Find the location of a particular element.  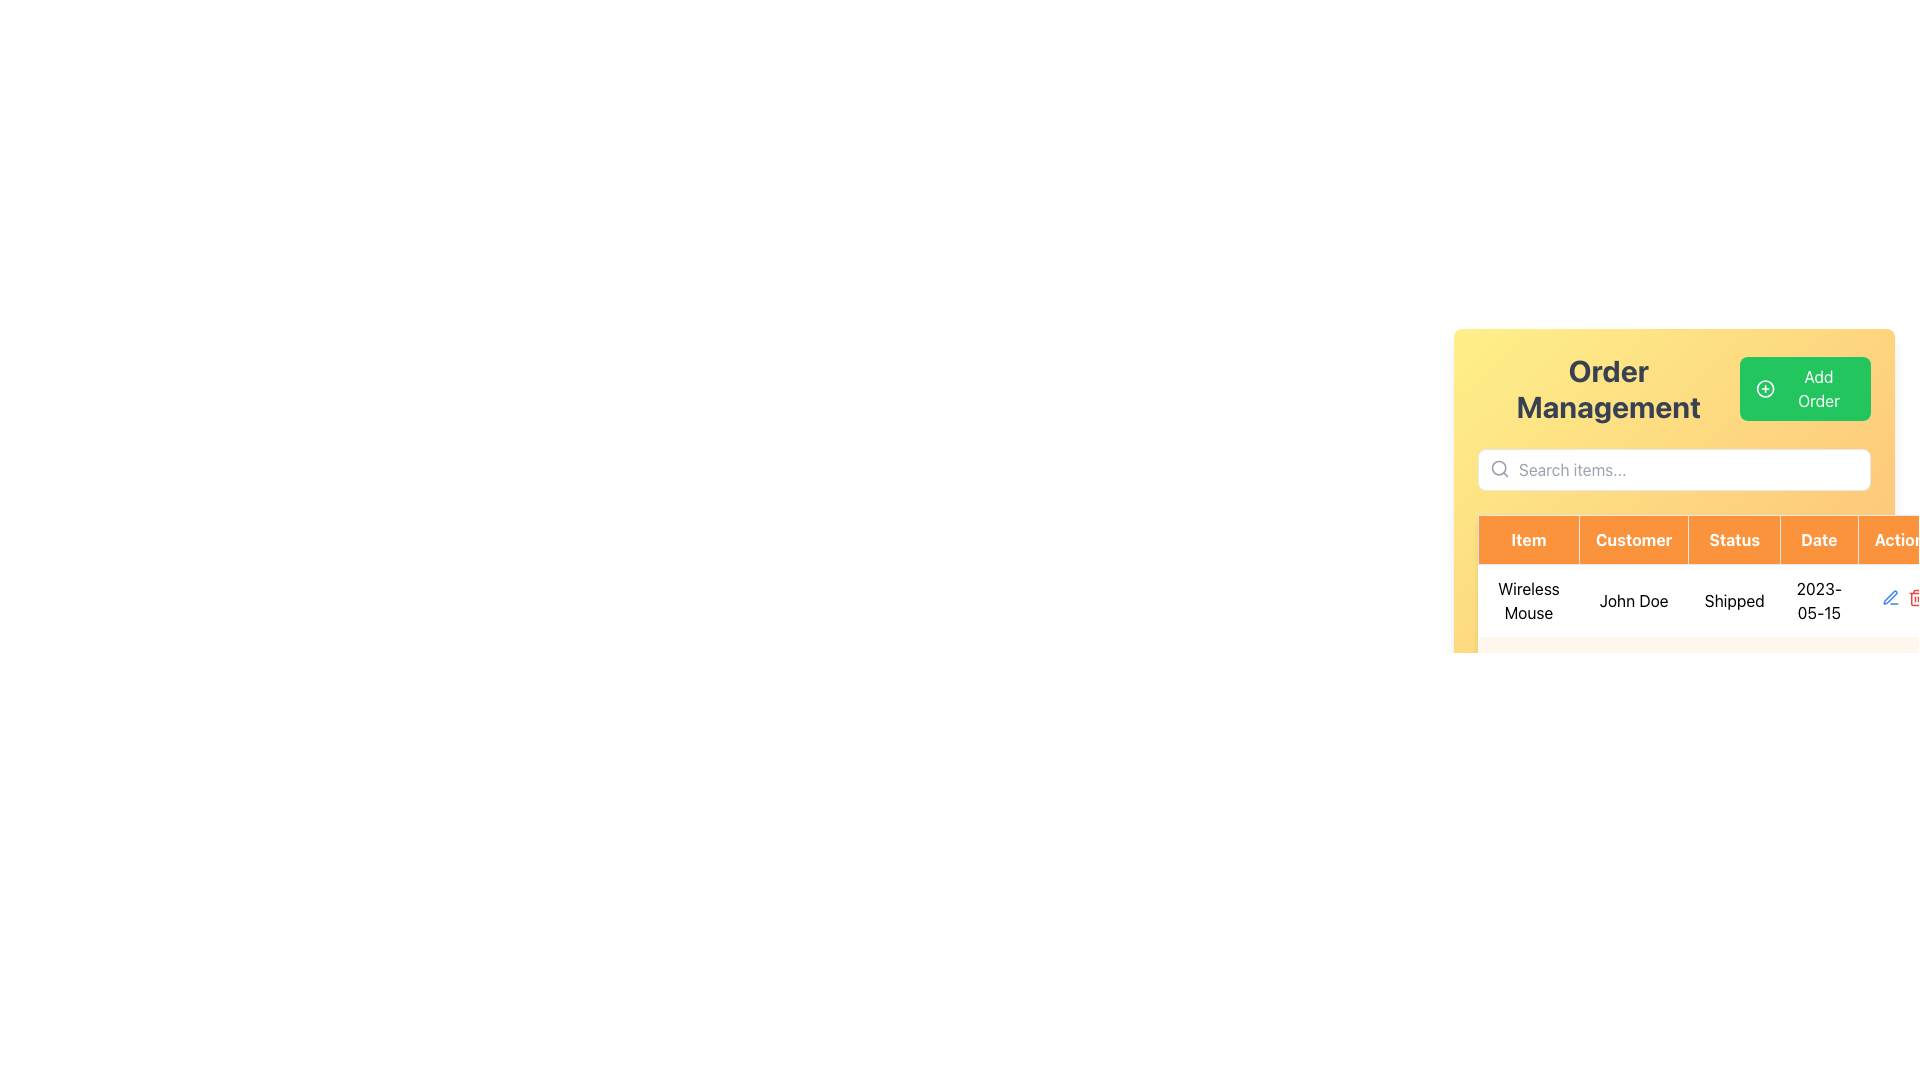

the 'Order Management' text label, which serves as a section header and is located at the top-left corner of its section, to the left of the 'Add Order' button is located at coordinates (1608, 389).